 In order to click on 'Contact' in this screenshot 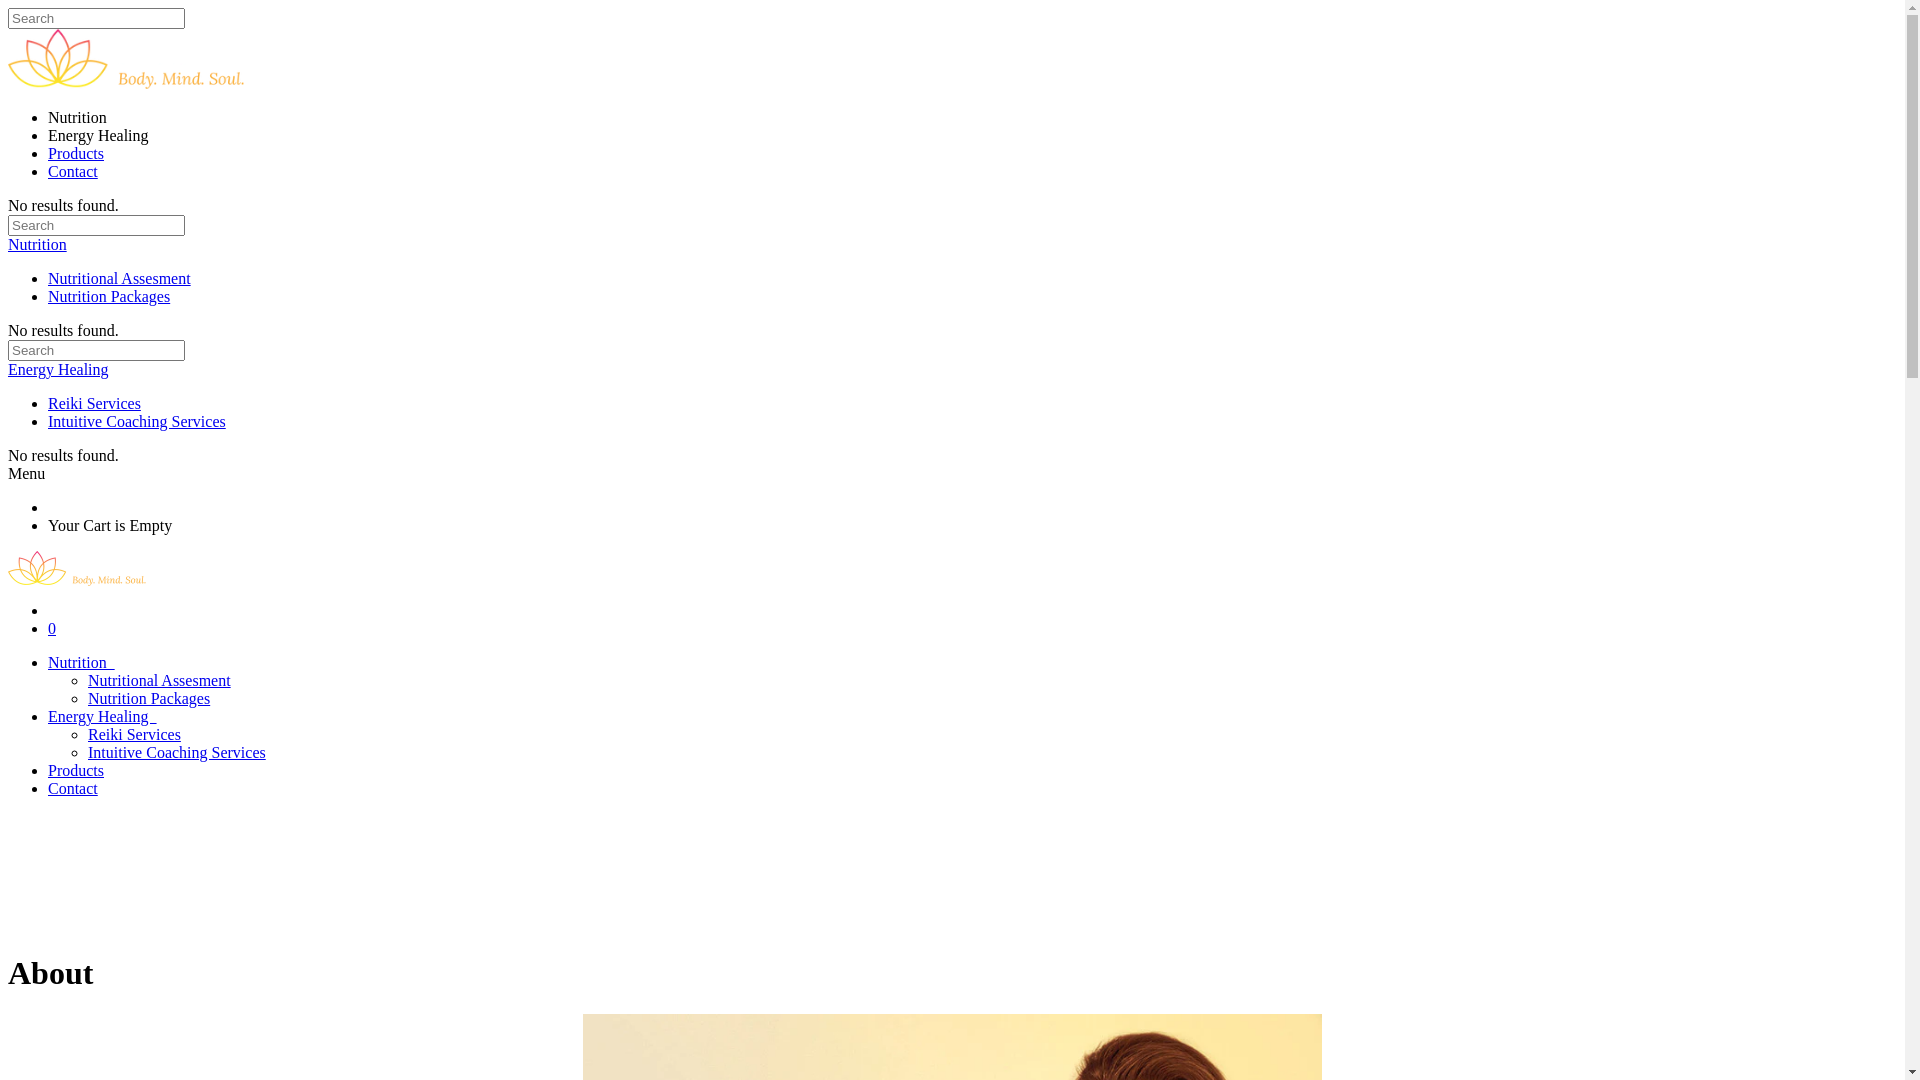, I will do `click(72, 170)`.